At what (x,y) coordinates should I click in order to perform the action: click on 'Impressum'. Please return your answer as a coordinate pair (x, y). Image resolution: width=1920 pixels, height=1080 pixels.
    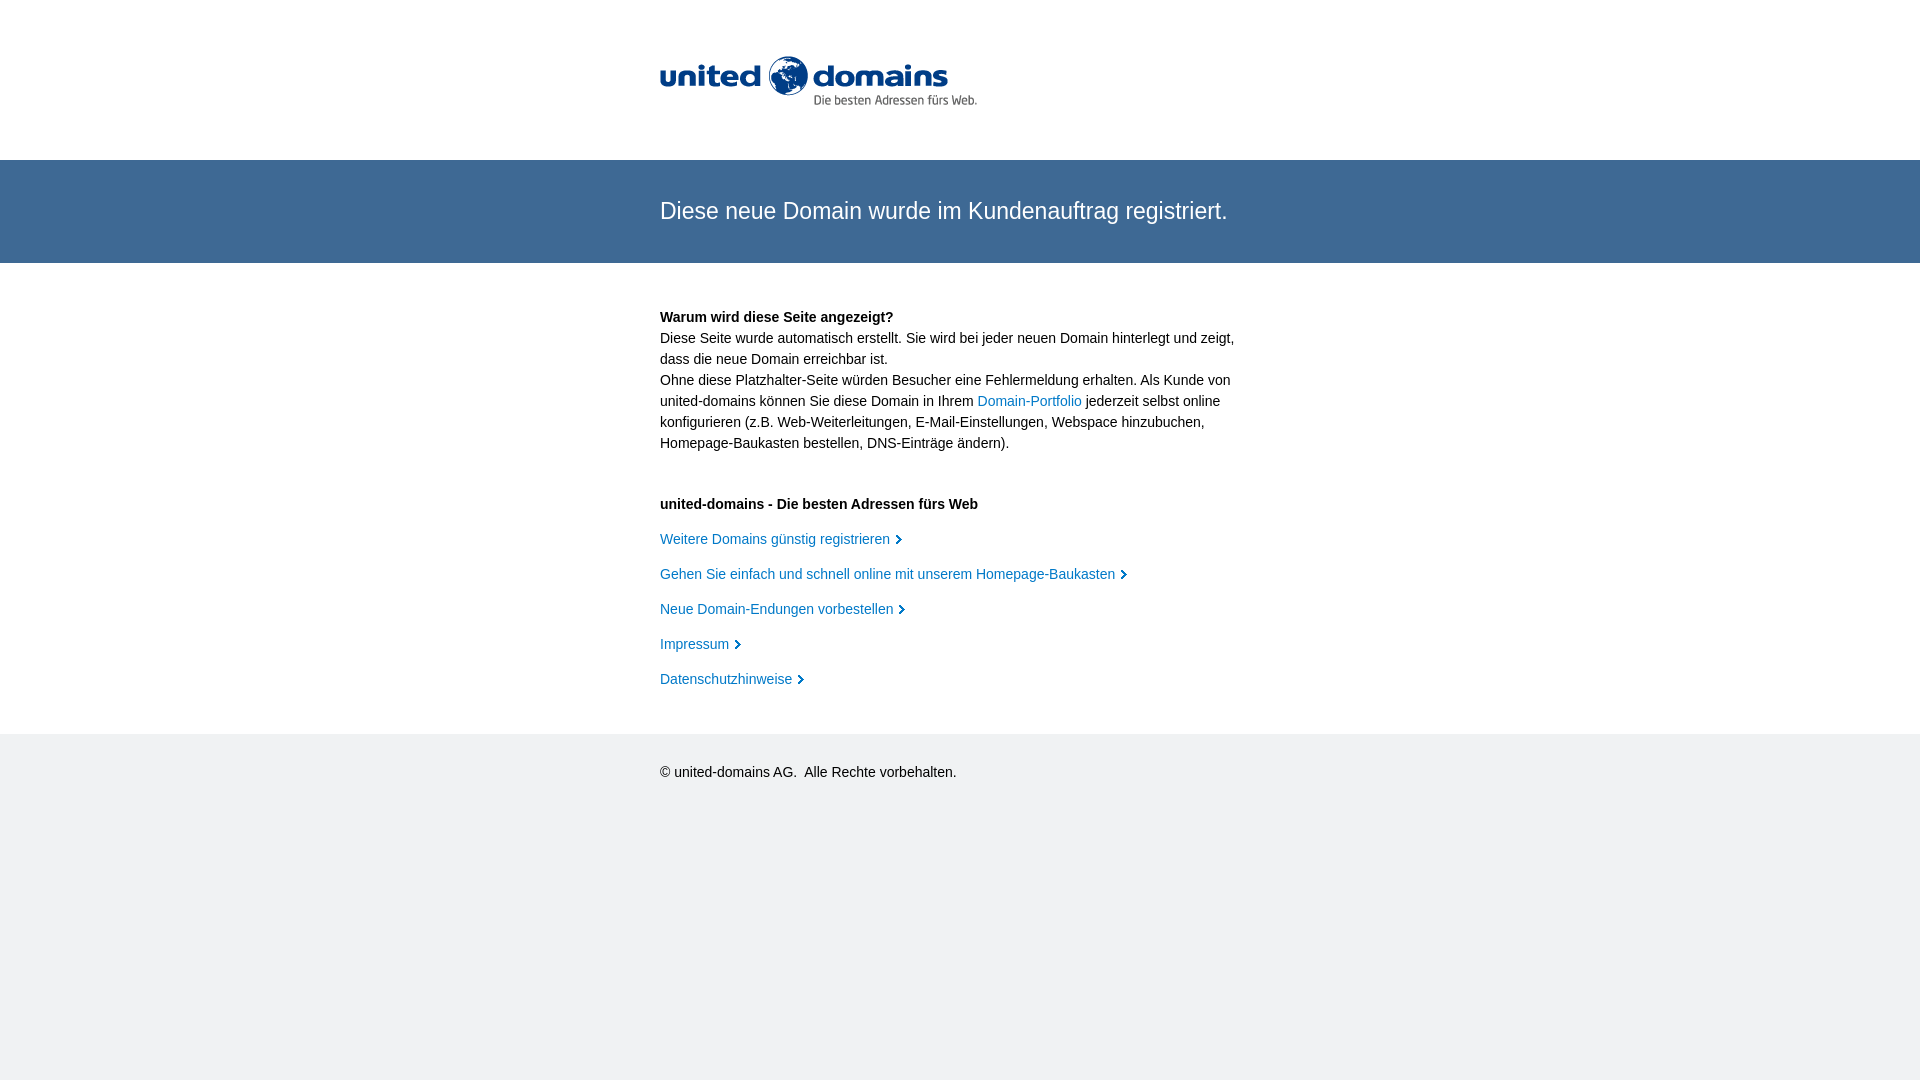
    Looking at the image, I should click on (660, 644).